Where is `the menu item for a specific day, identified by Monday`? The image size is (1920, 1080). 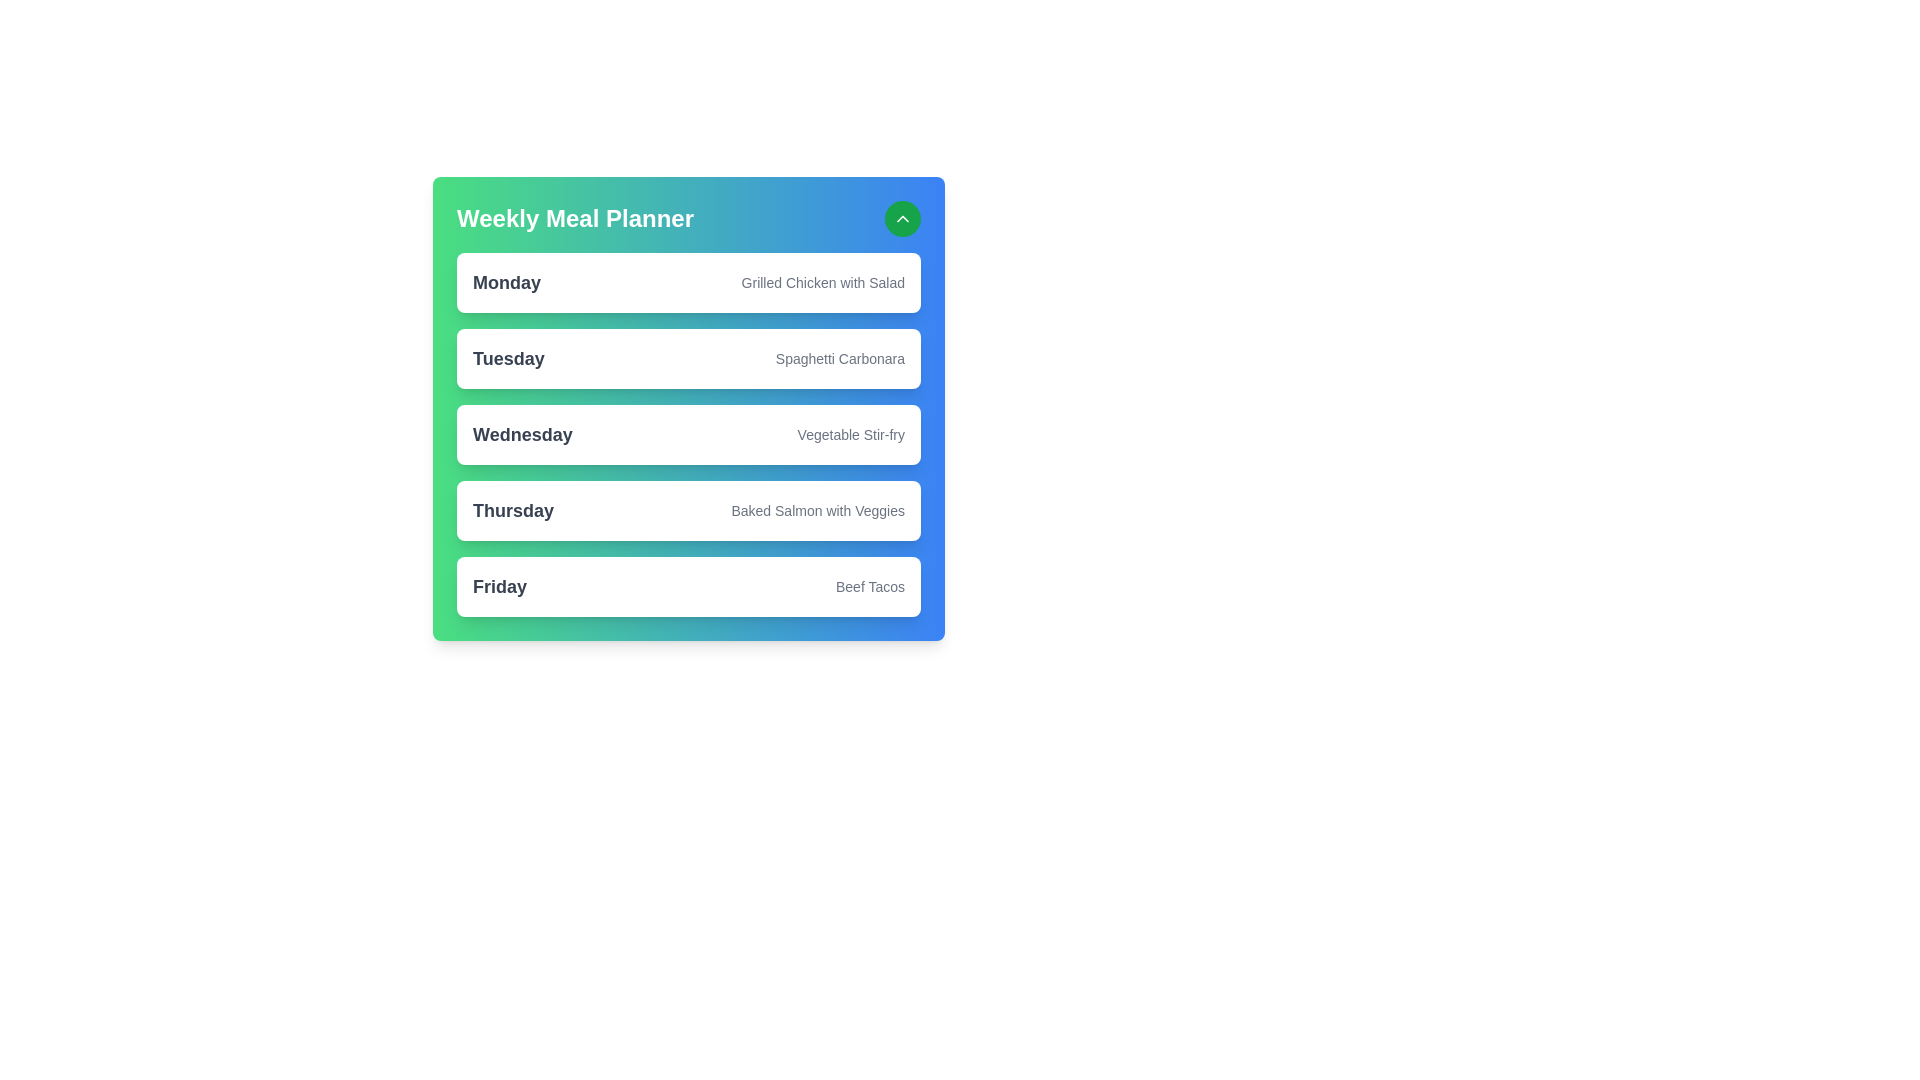
the menu item for a specific day, identified by Monday is located at coordinates (507, 282).